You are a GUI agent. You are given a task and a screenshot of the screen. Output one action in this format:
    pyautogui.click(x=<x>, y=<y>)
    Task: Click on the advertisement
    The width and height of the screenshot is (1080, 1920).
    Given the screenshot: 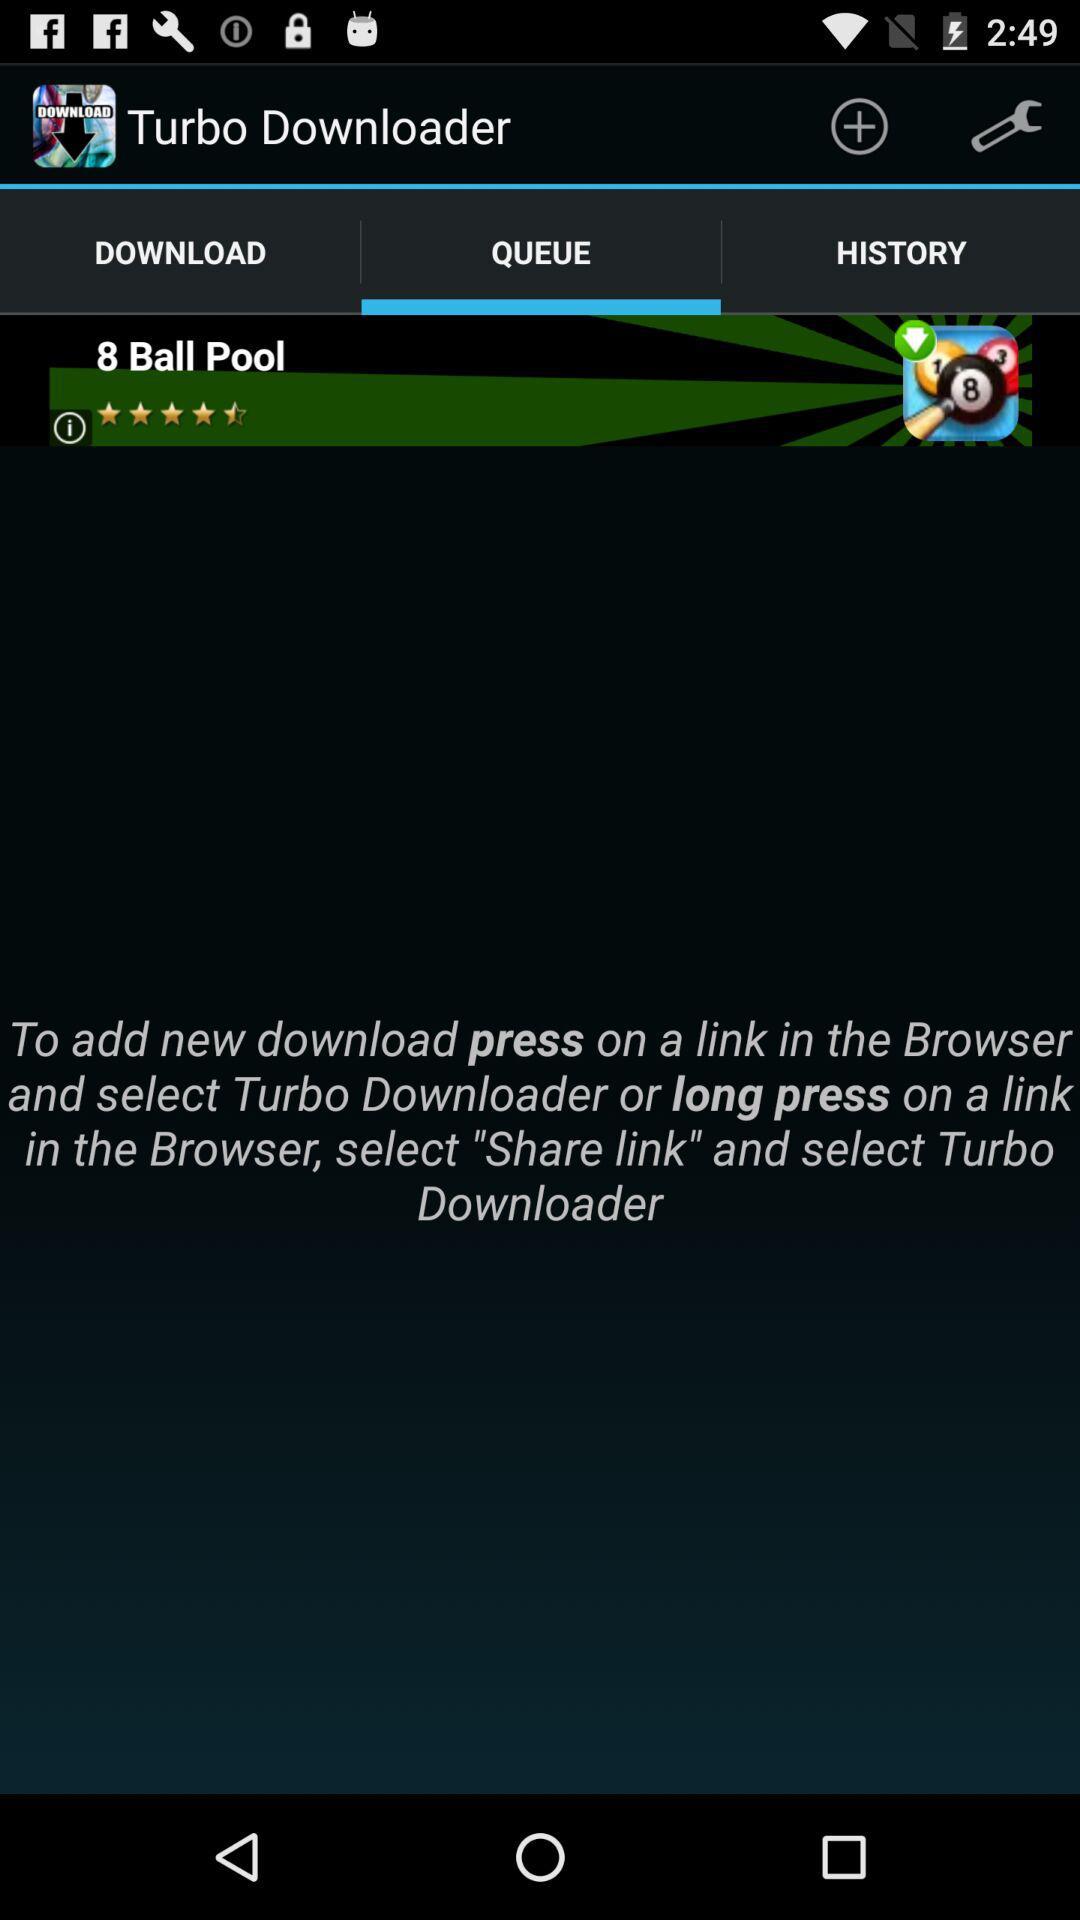 What is the action you would take?
    pyautogui.click(x=538, y=380)
    